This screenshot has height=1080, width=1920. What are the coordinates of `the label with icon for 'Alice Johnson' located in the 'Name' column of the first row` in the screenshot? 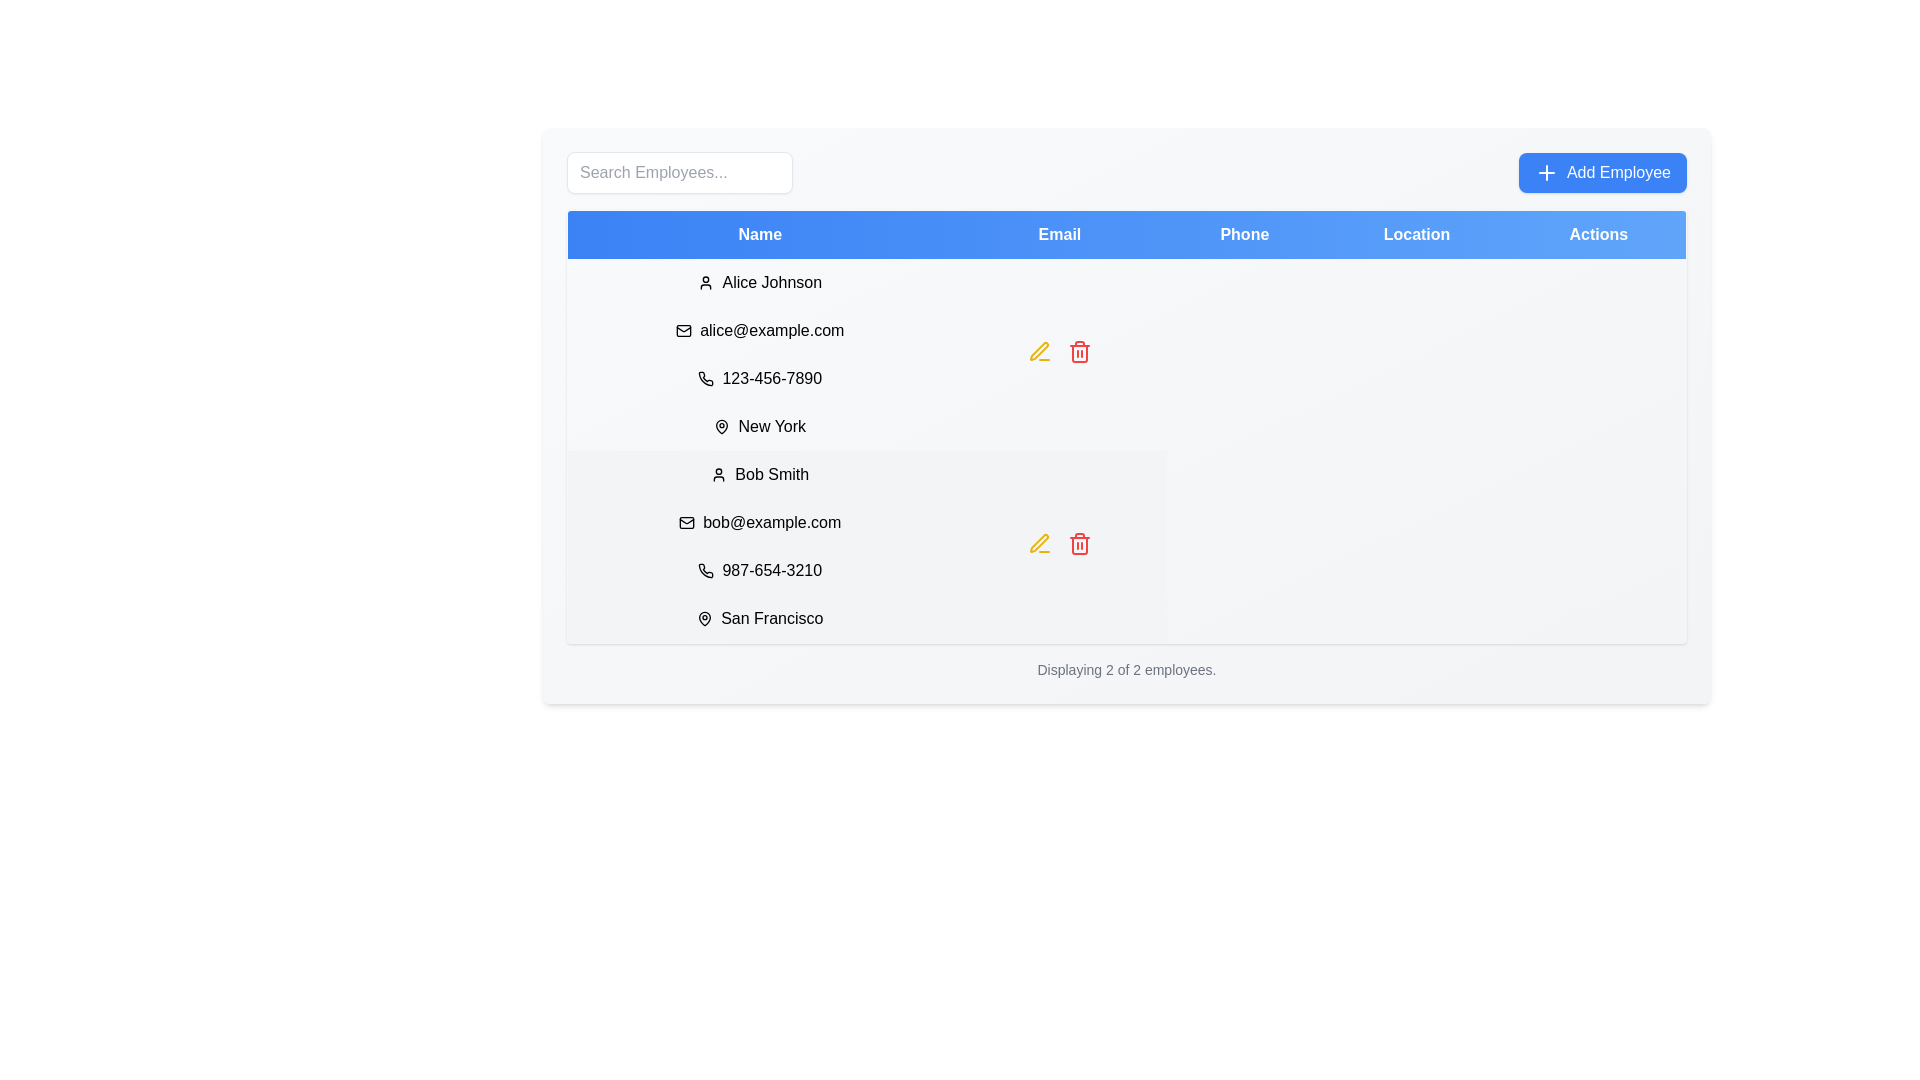 It's located at (759, 282).